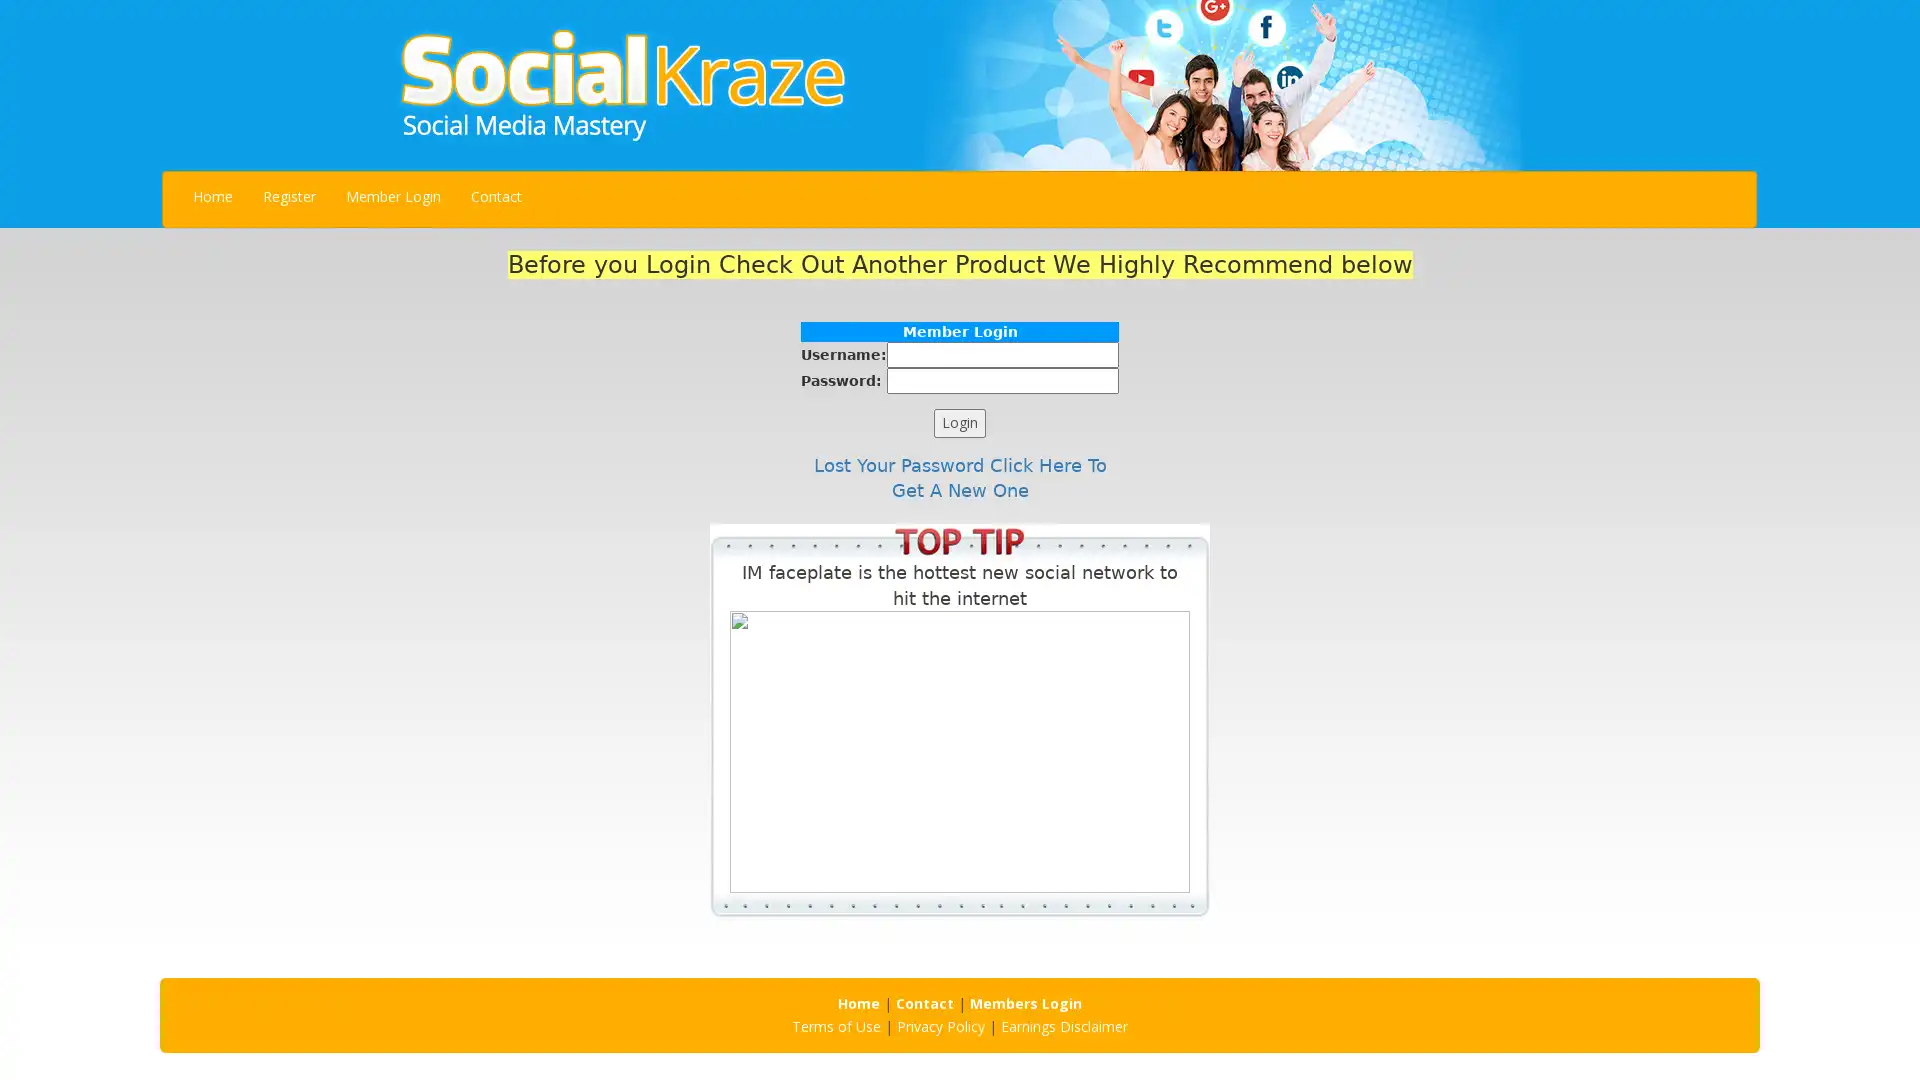 The image size is (1920, 1080). Describe the element at coordinates (960, 422) in the screenshot. I see `Login` at that location.